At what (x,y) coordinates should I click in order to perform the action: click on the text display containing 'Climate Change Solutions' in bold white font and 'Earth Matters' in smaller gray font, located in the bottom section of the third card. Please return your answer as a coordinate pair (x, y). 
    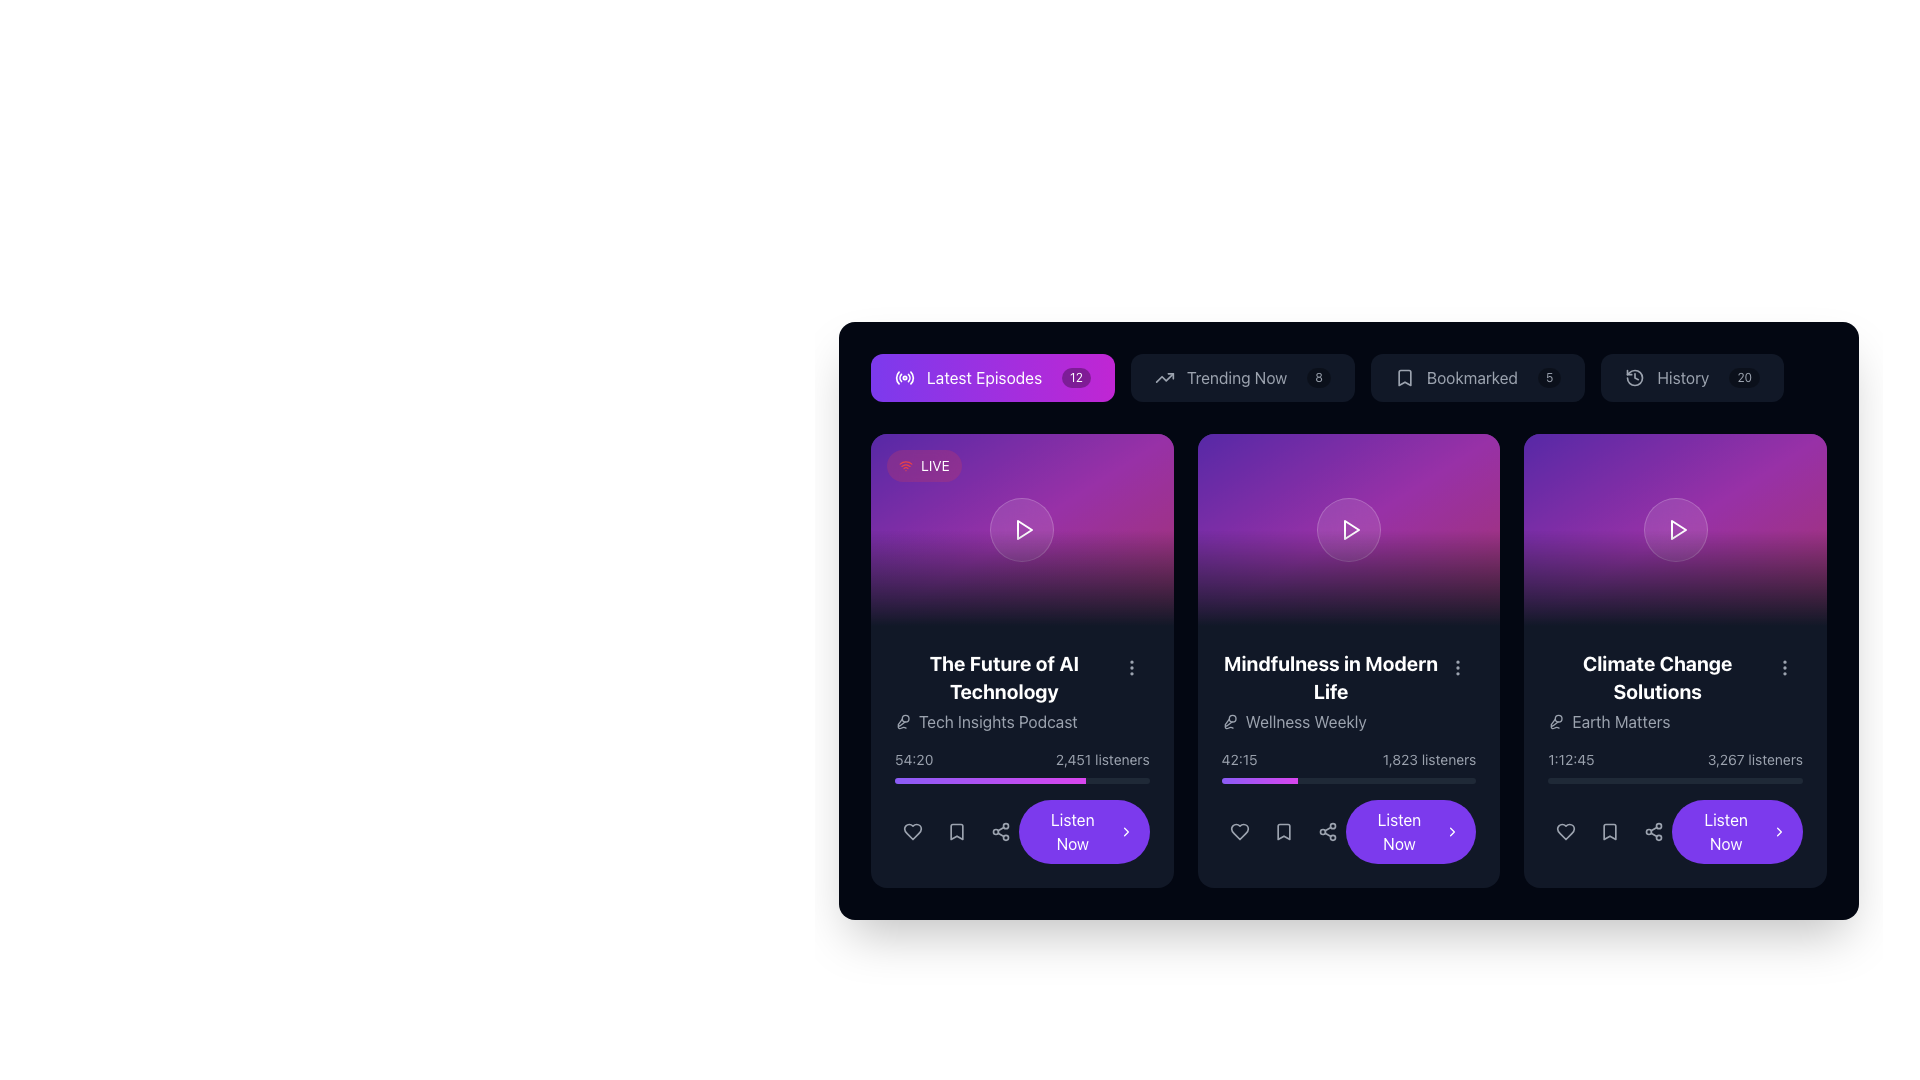
    Looking at the image, I should click on (1675, 690).